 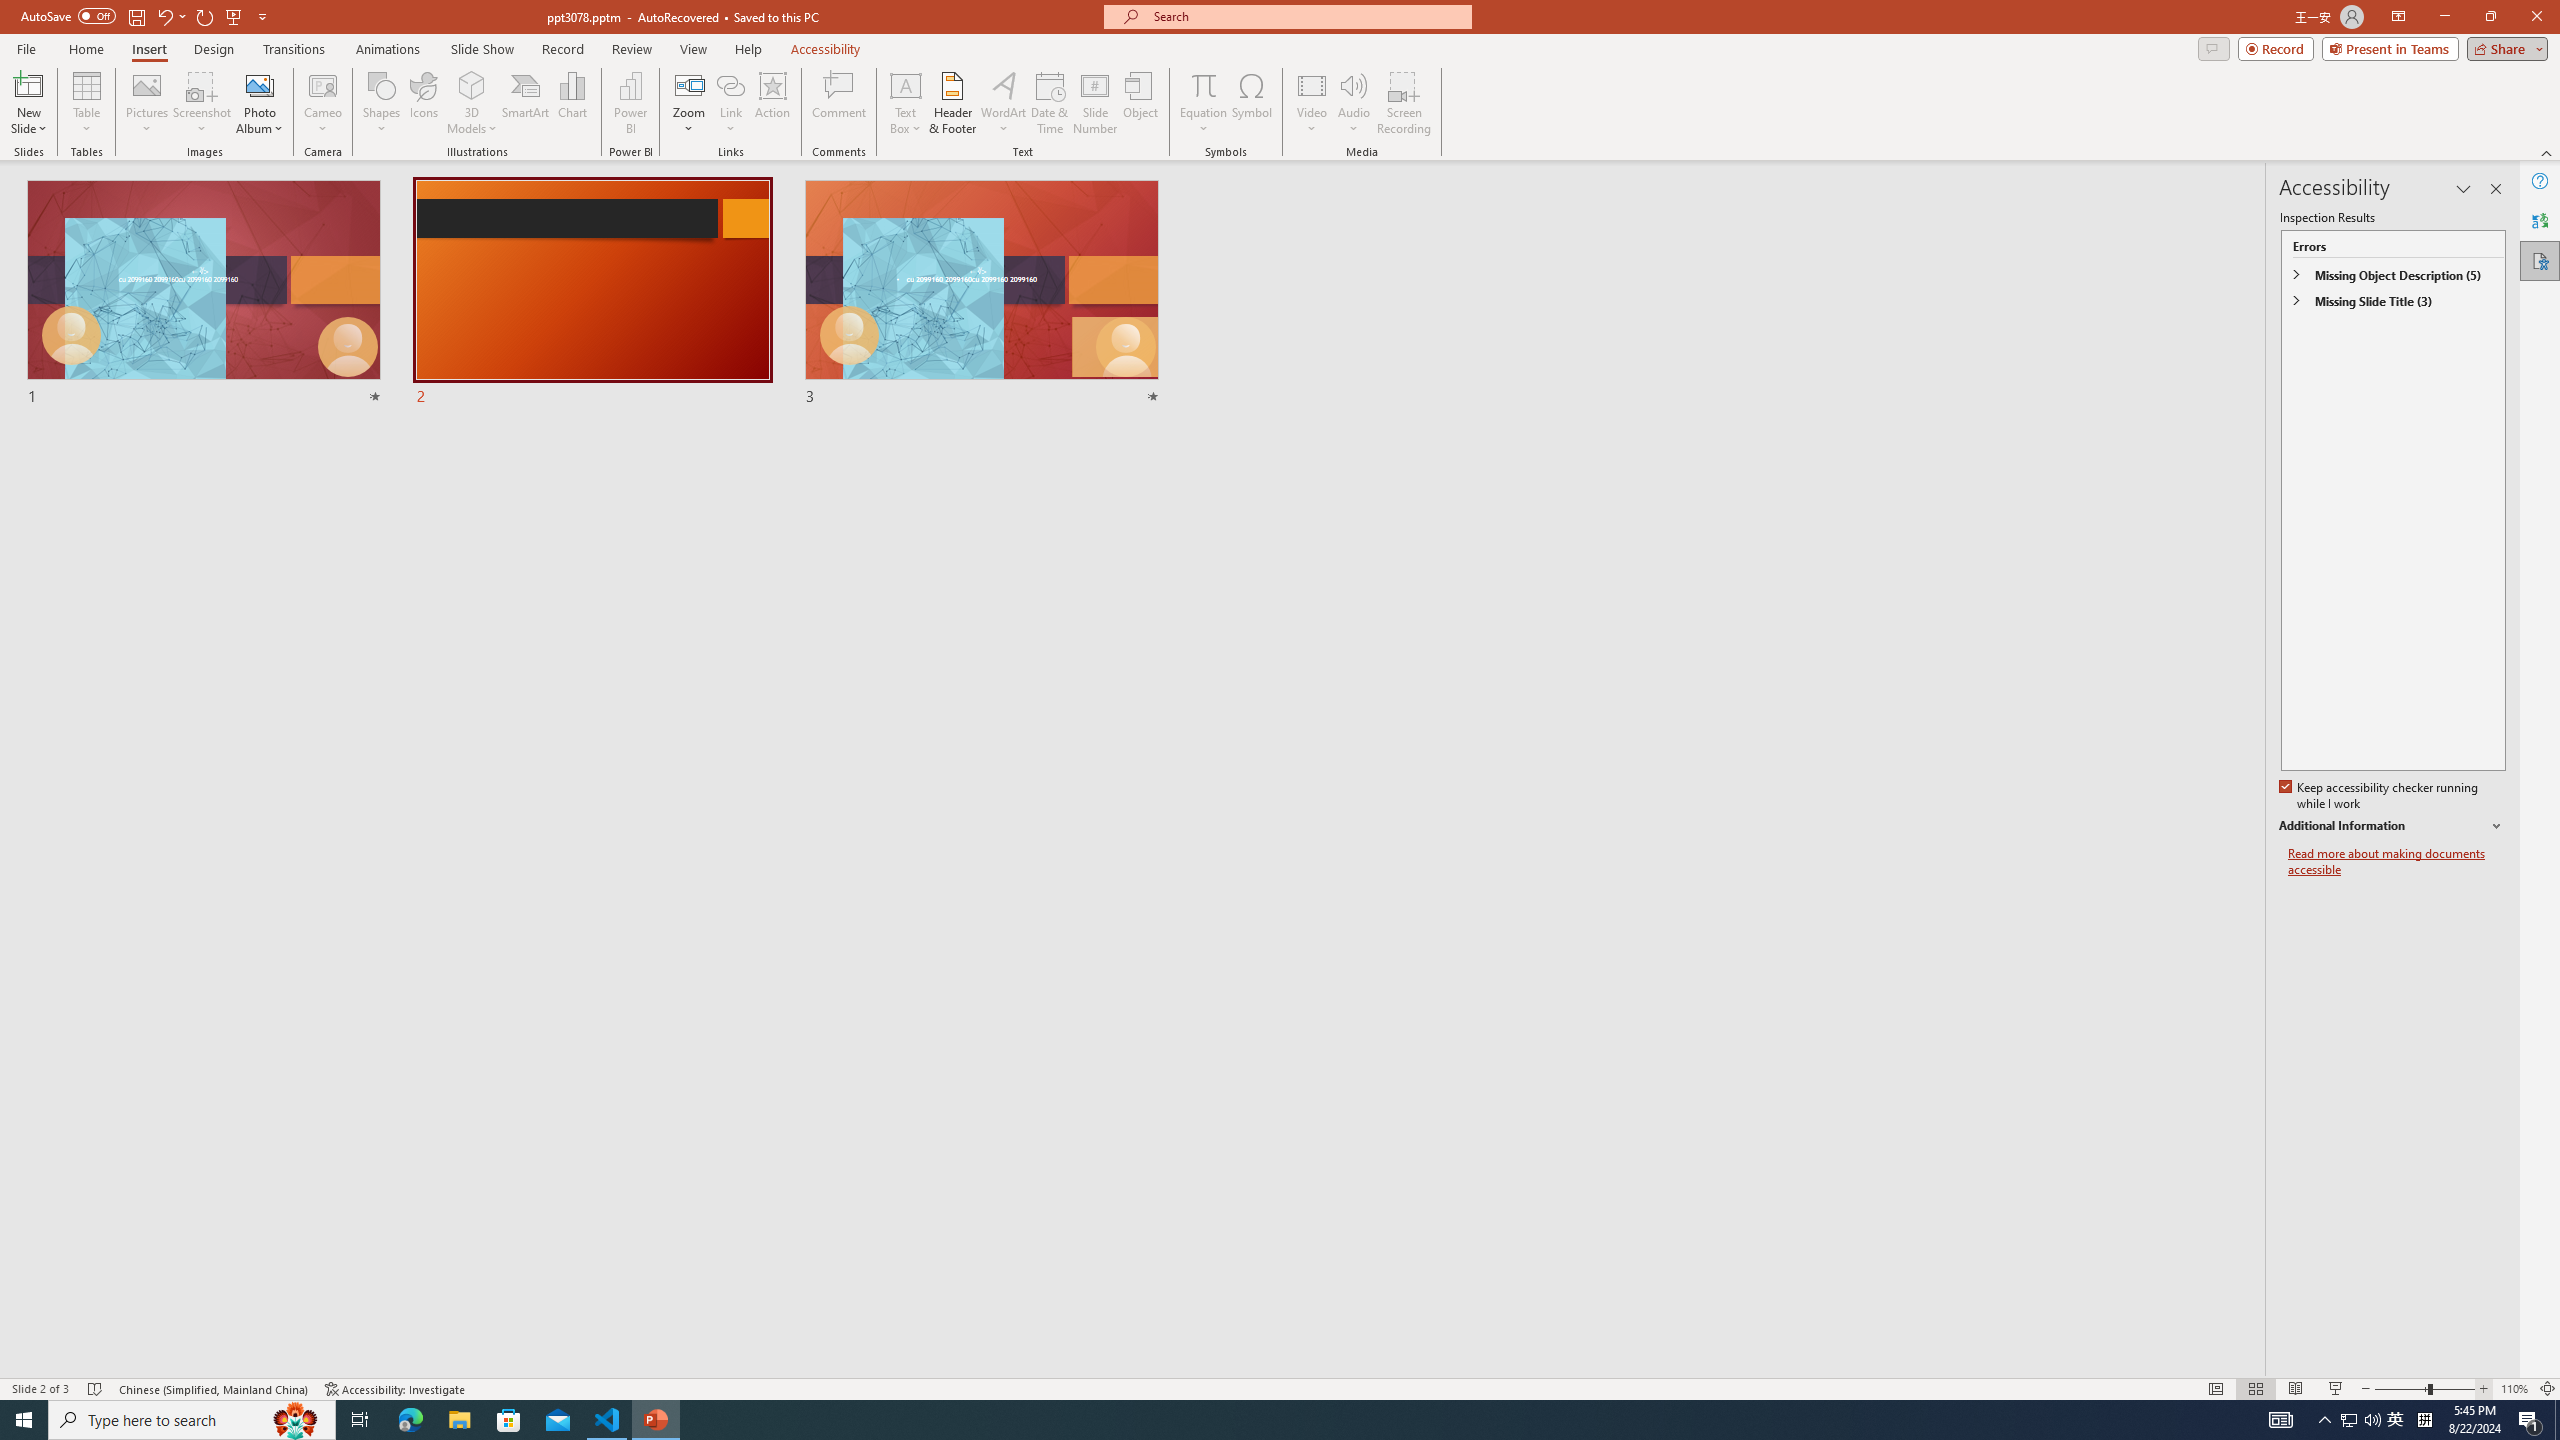 I want to click on 'Symbol...', so click(x=1251, y=103).